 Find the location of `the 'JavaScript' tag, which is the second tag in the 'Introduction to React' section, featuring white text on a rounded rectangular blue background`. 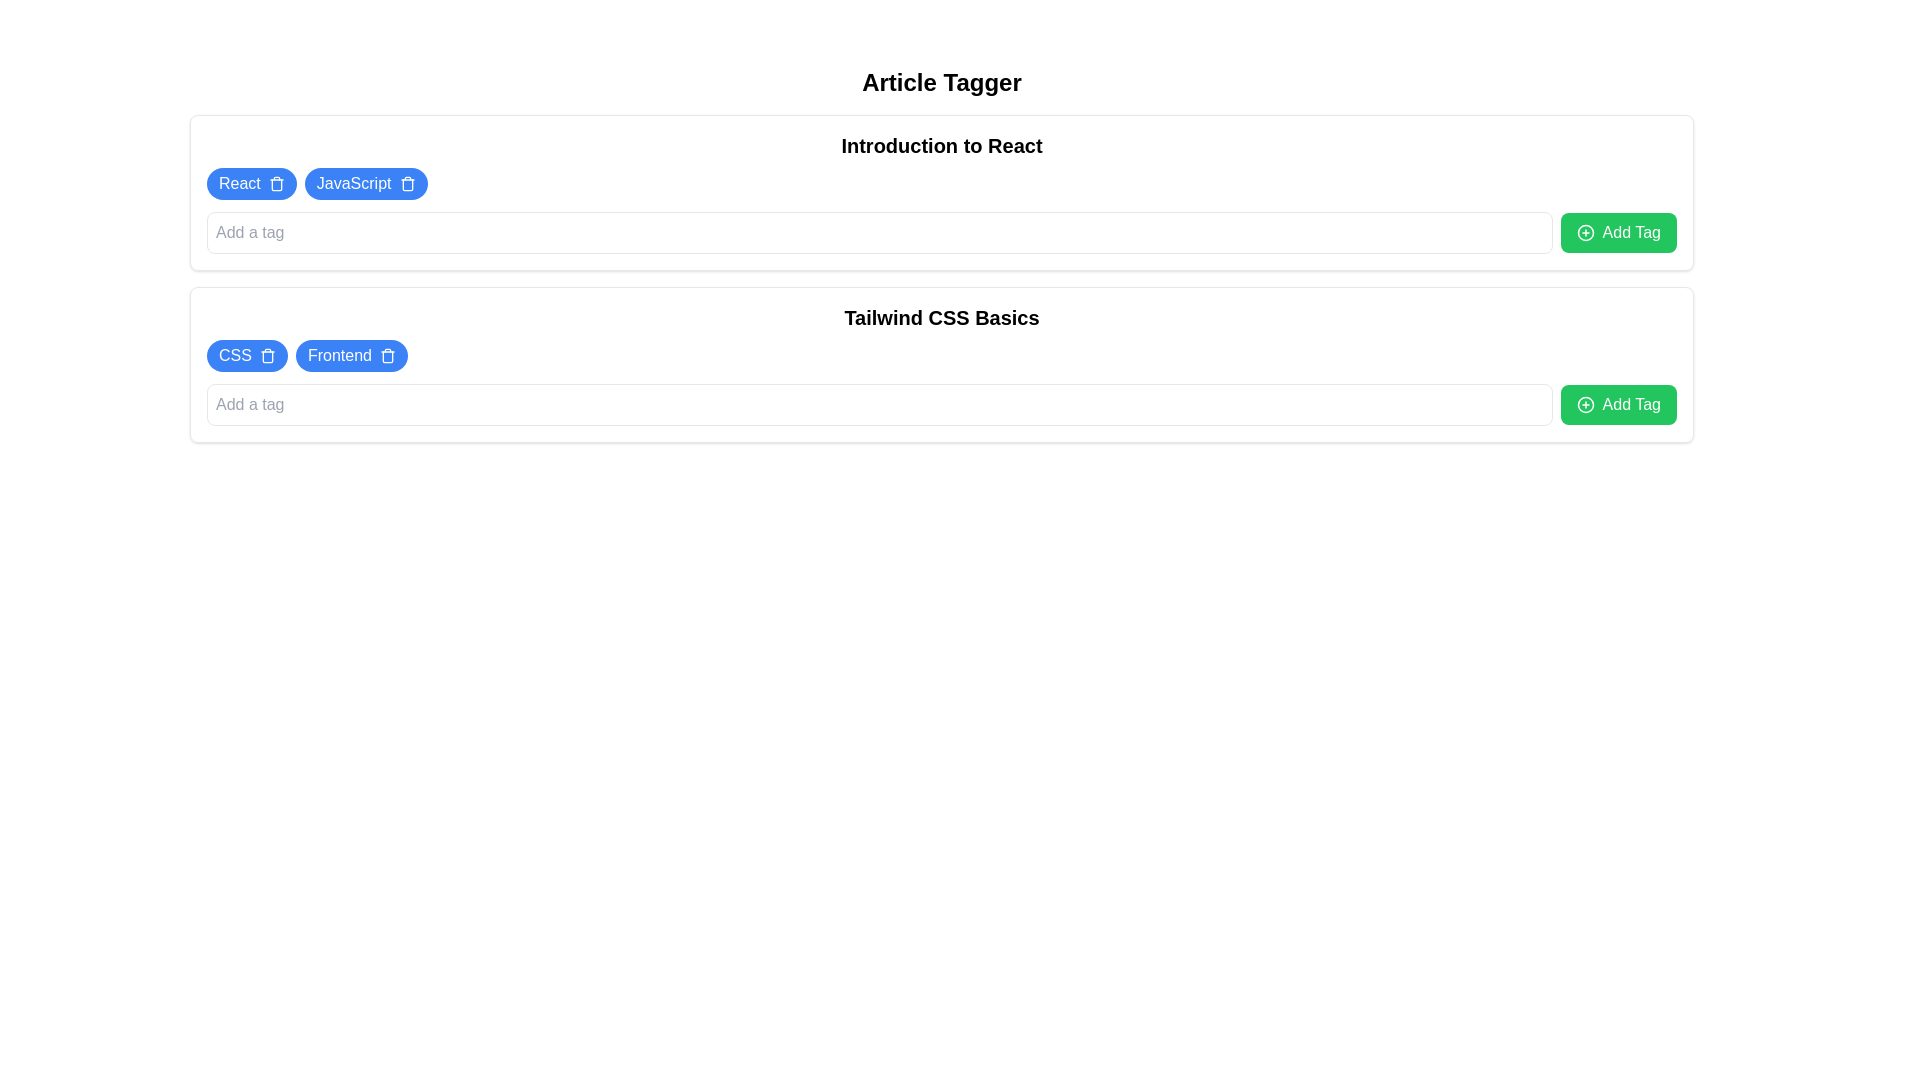

the 'JavaScript' tag, which is the second tag in the 'Introduction to React' section, featuring white text on a rounded rectangular blue background is located at coordinates (354, 184).